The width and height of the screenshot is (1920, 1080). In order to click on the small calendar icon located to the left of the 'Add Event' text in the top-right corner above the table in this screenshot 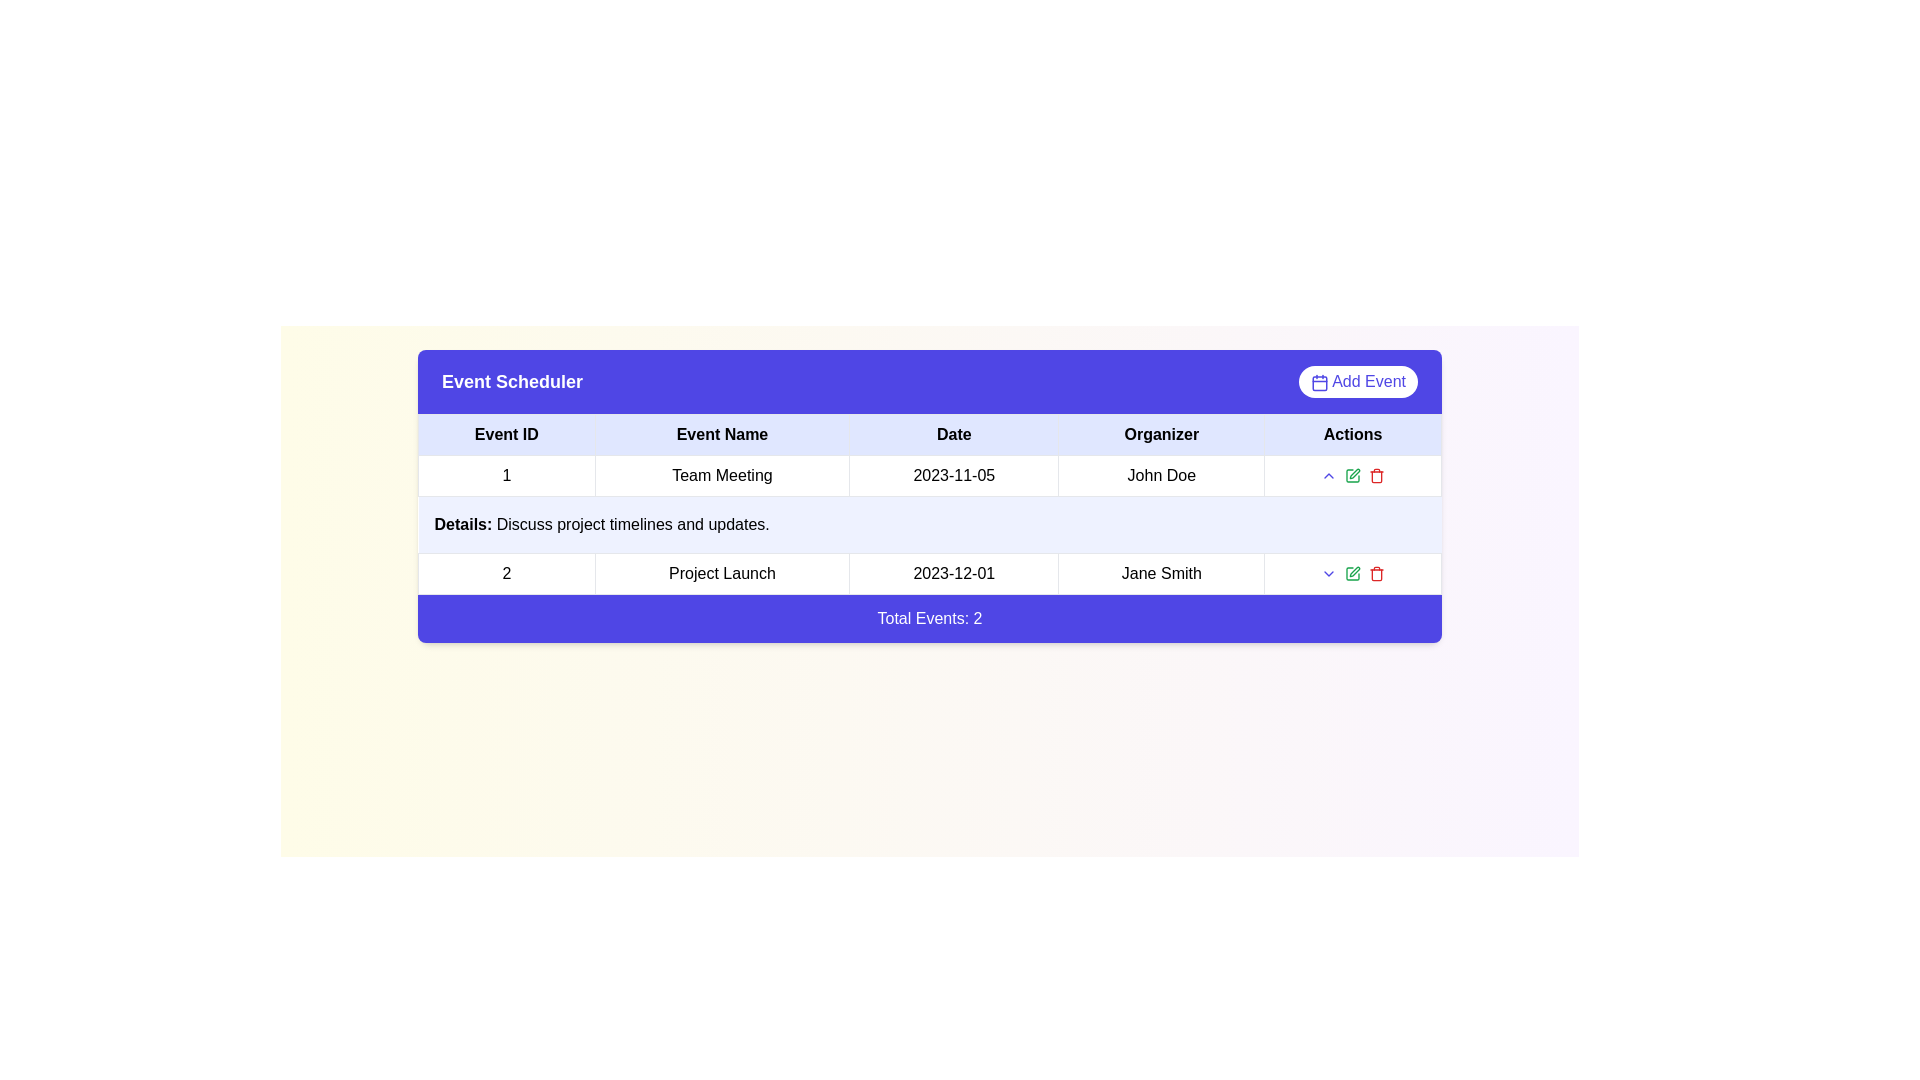, I will do `click(1319, 382)`.